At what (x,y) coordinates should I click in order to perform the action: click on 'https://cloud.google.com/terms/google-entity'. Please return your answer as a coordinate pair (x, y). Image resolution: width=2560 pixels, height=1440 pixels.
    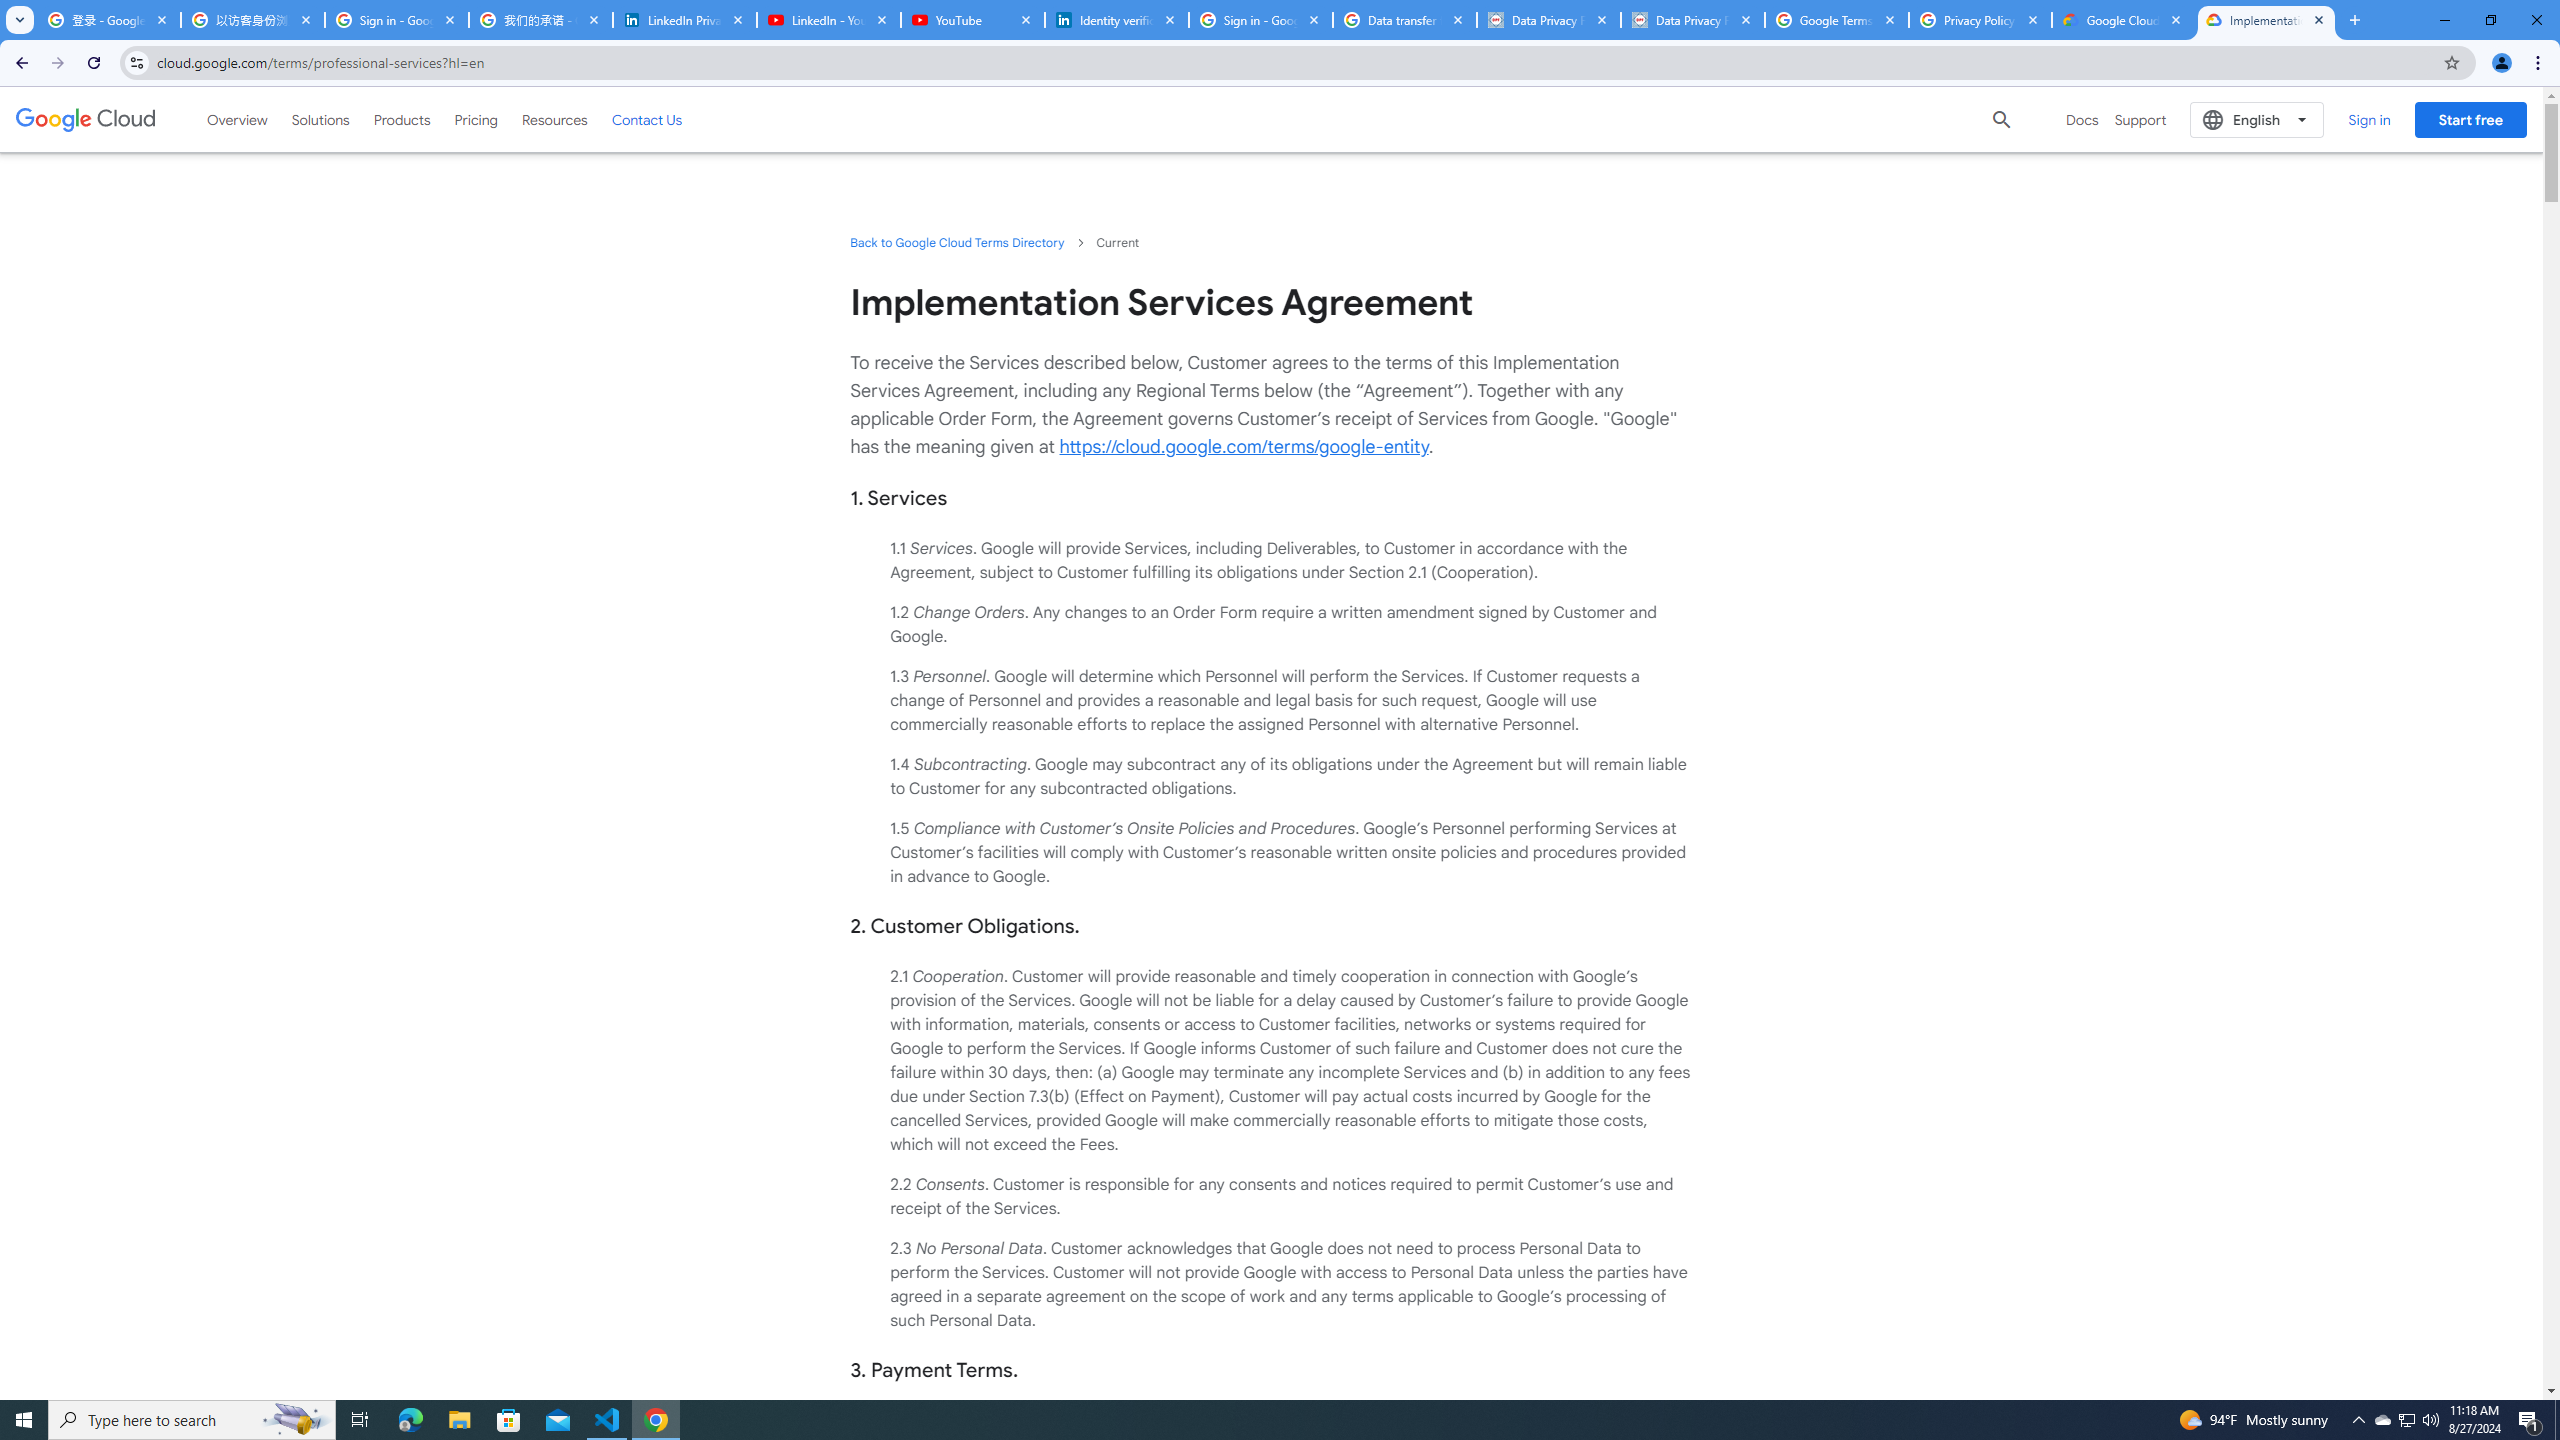
    Looking at the image, I should click on (1243, 447).